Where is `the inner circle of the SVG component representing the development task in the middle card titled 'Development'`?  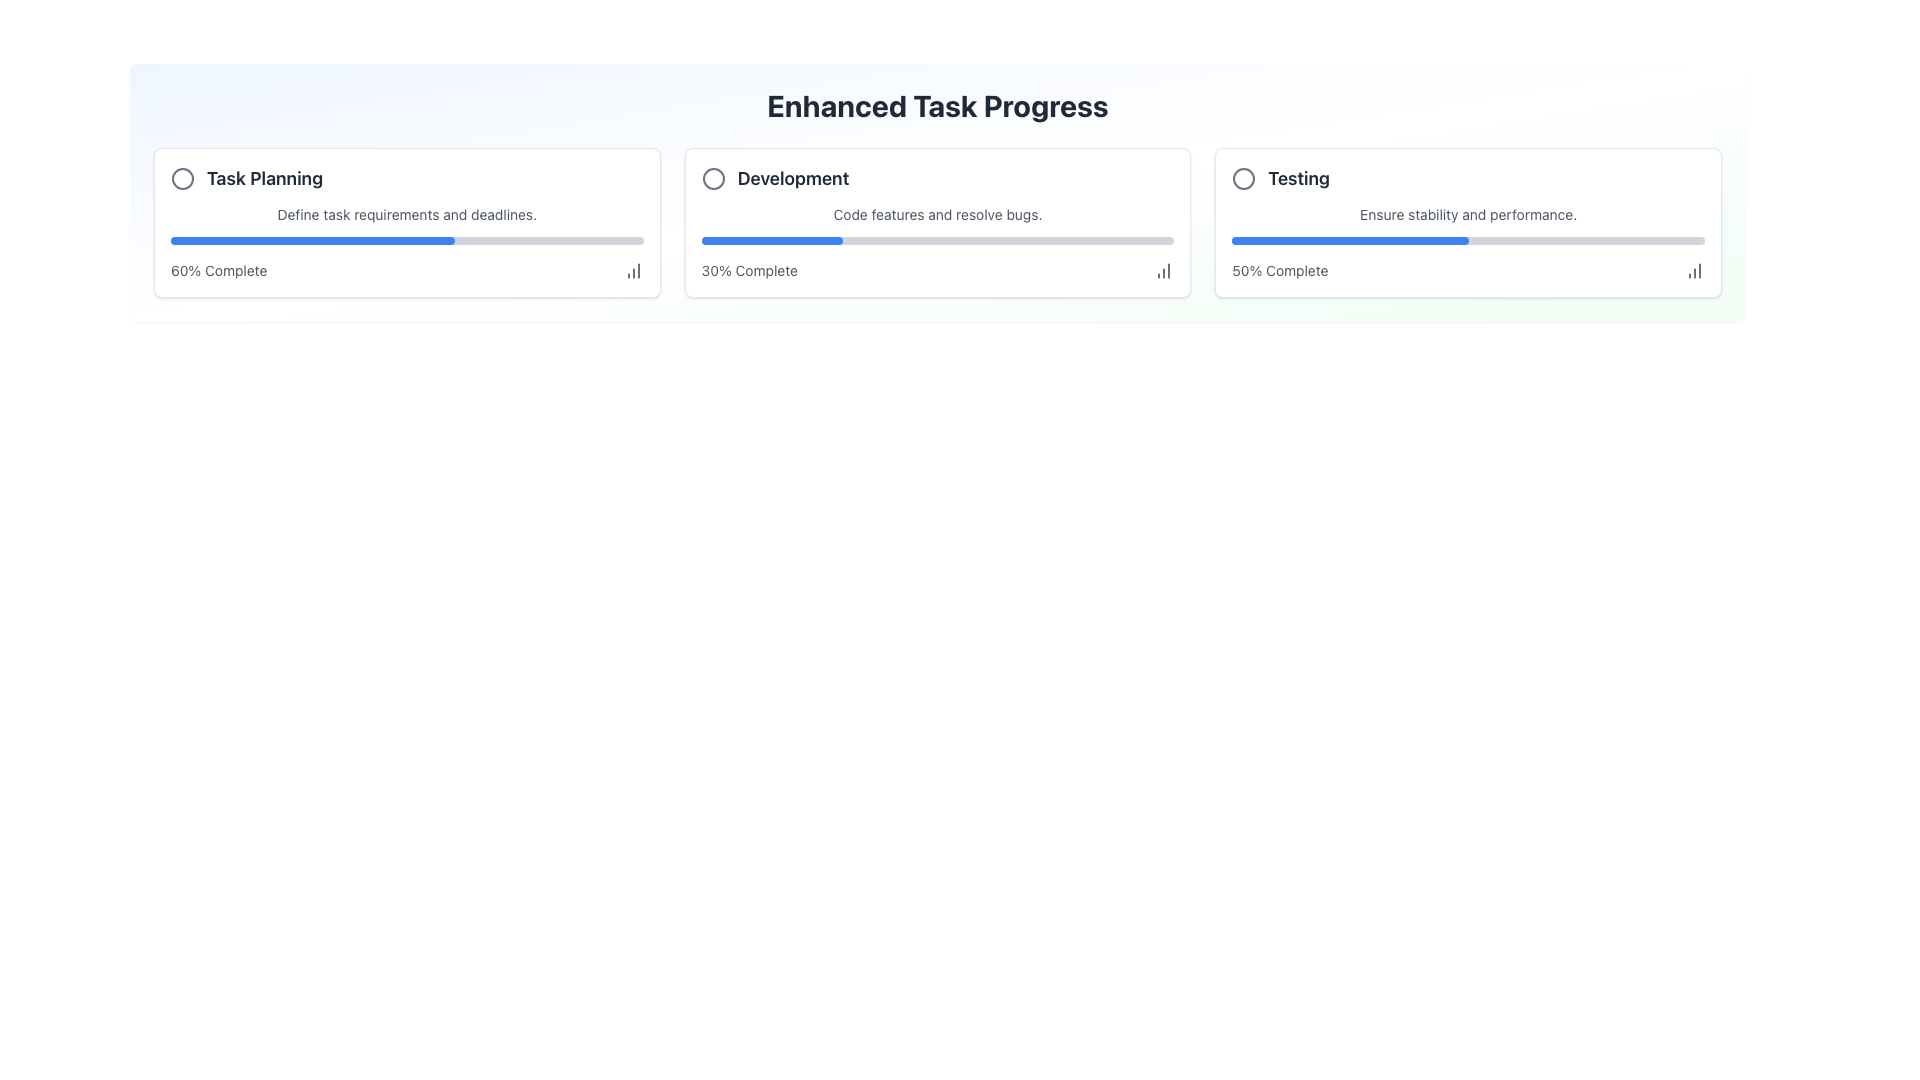
the inner circle of the SVG component representing the development task in the middle card titled 'Development' is located at coordinates (713, 177).